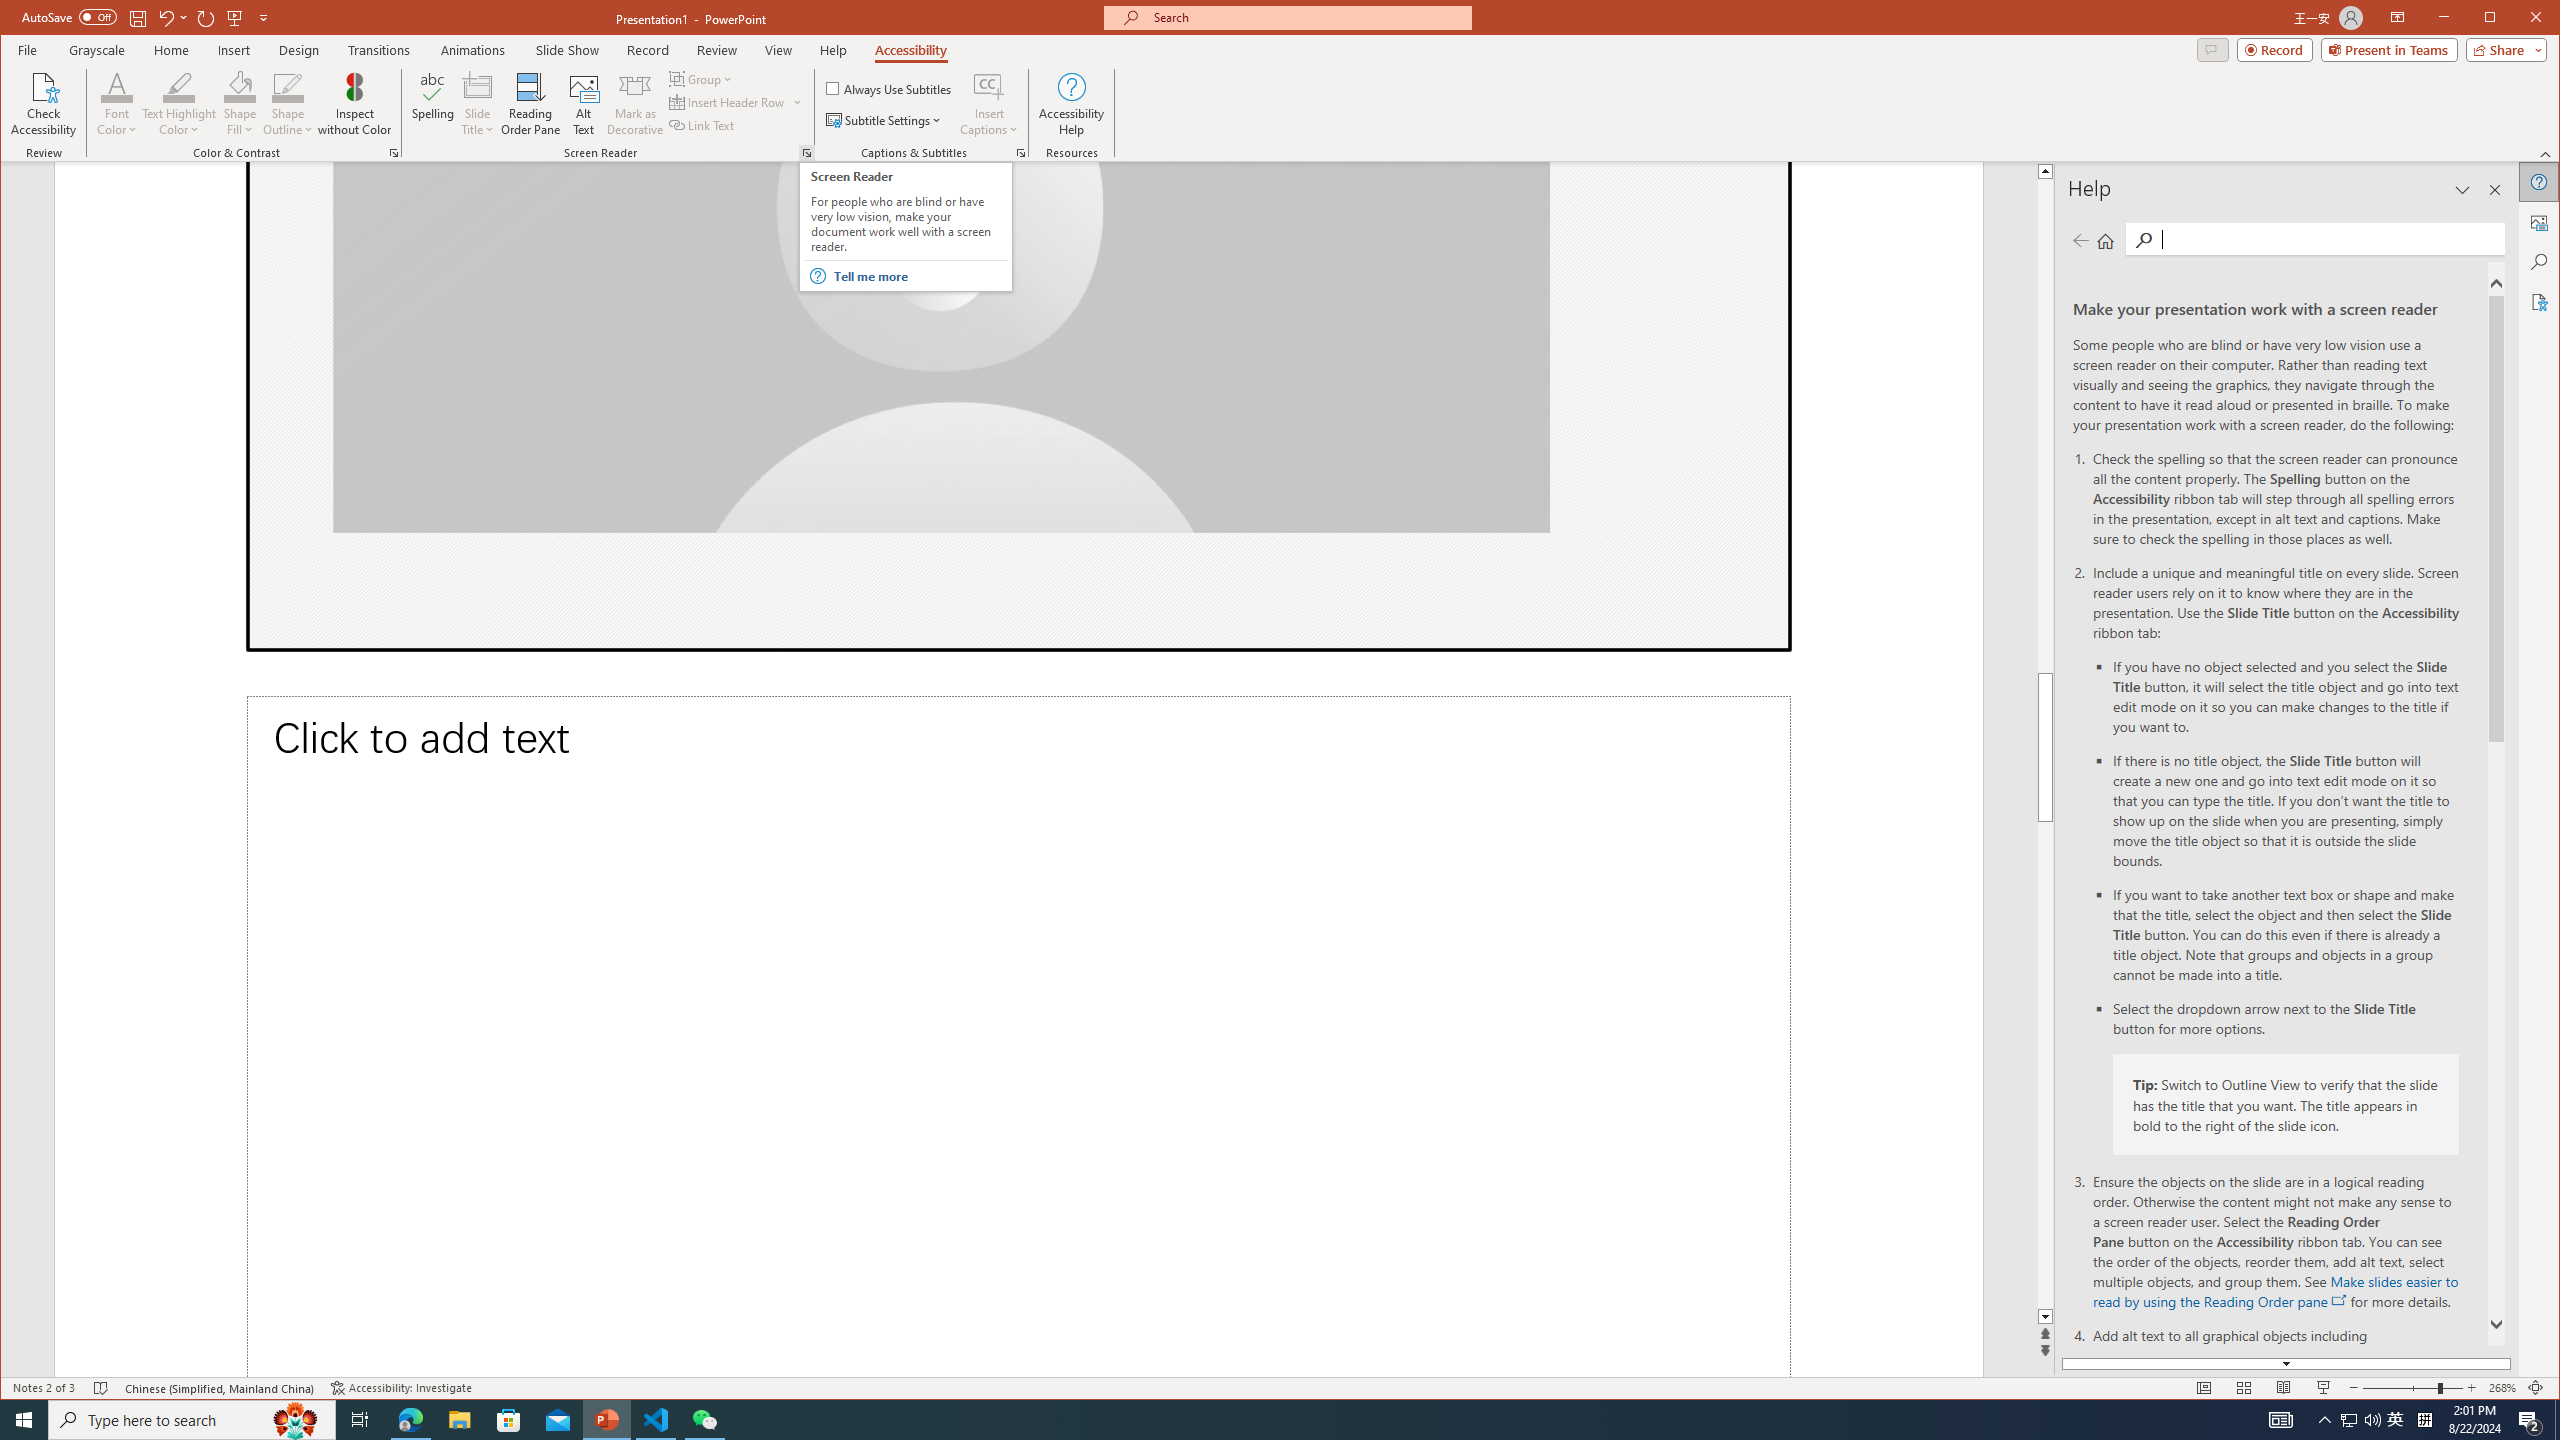 The image size is (2560, 1440). Describe the element at coordinates (582, 103) in the screenshot. I see `'Alt Text'` at that location.